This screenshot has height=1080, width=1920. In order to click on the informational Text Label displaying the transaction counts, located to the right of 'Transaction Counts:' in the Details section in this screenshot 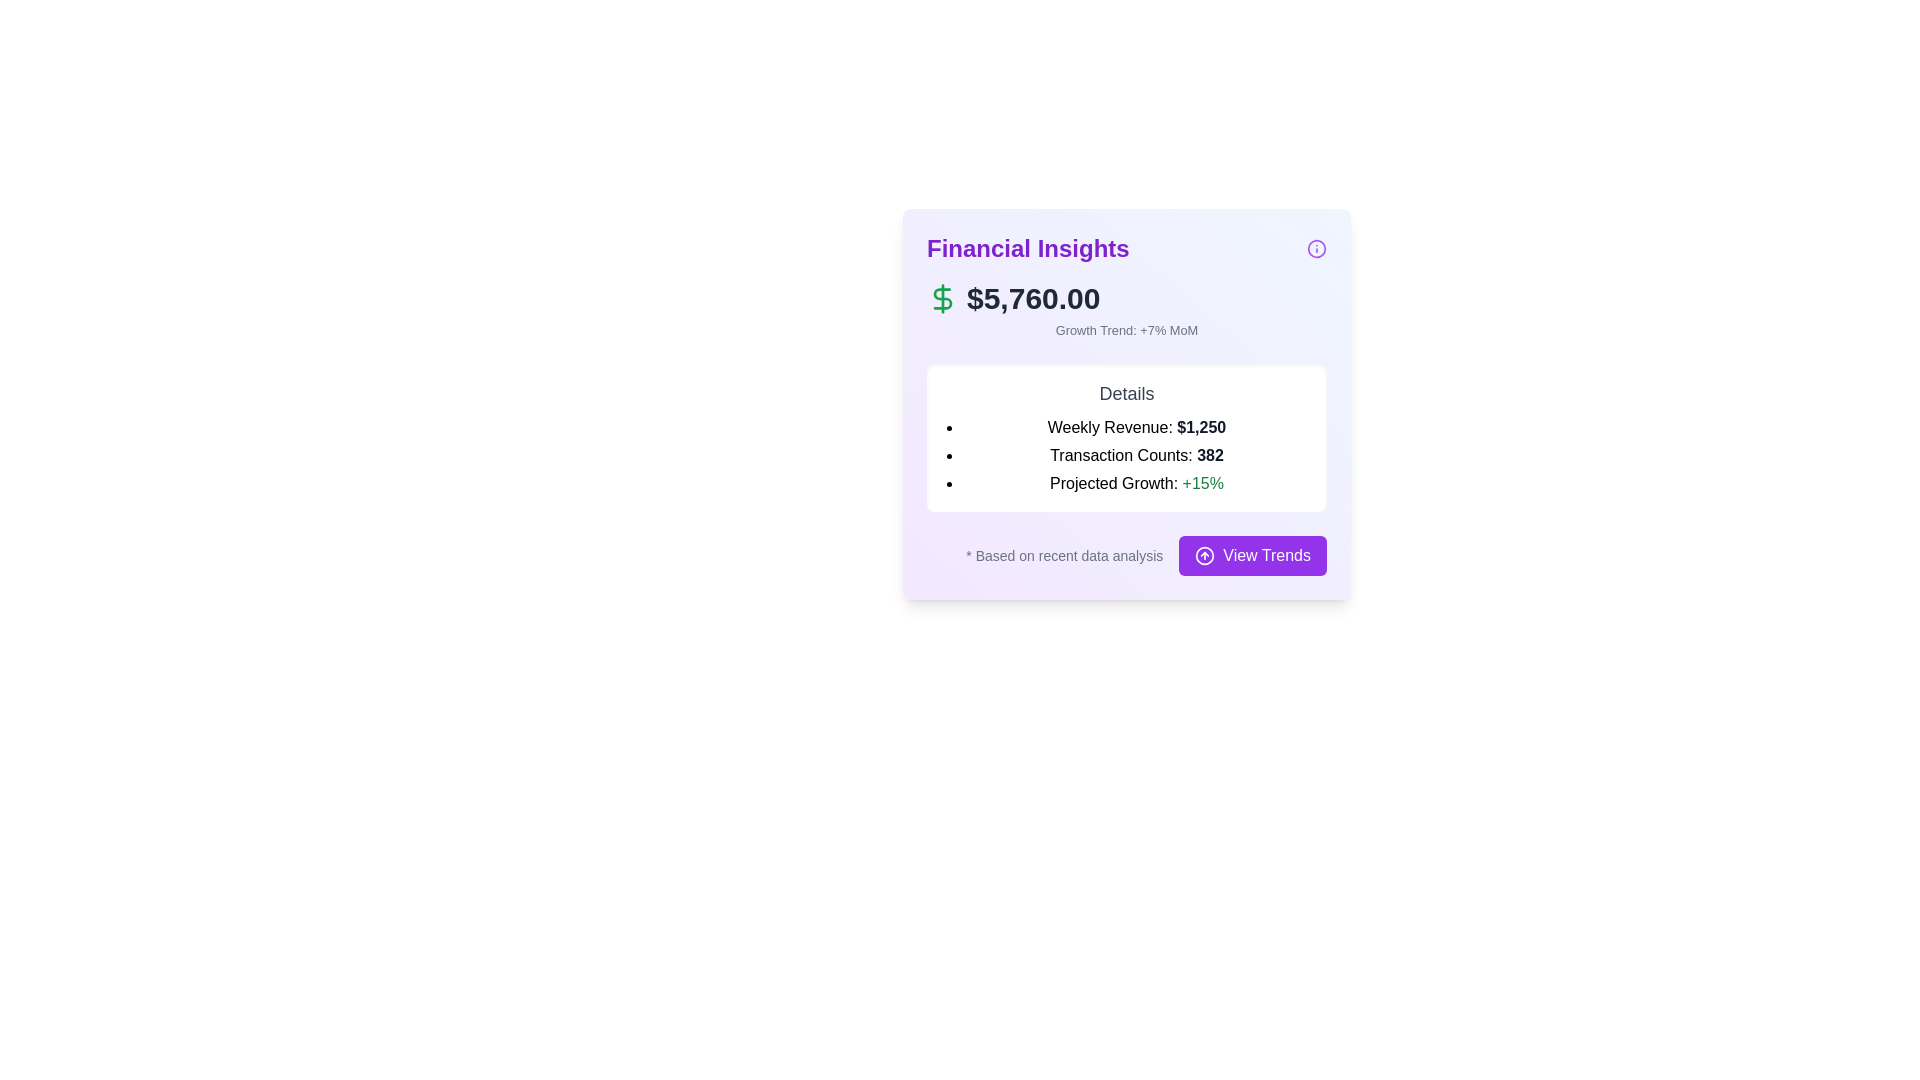, I will do `click(1209, 455)`.